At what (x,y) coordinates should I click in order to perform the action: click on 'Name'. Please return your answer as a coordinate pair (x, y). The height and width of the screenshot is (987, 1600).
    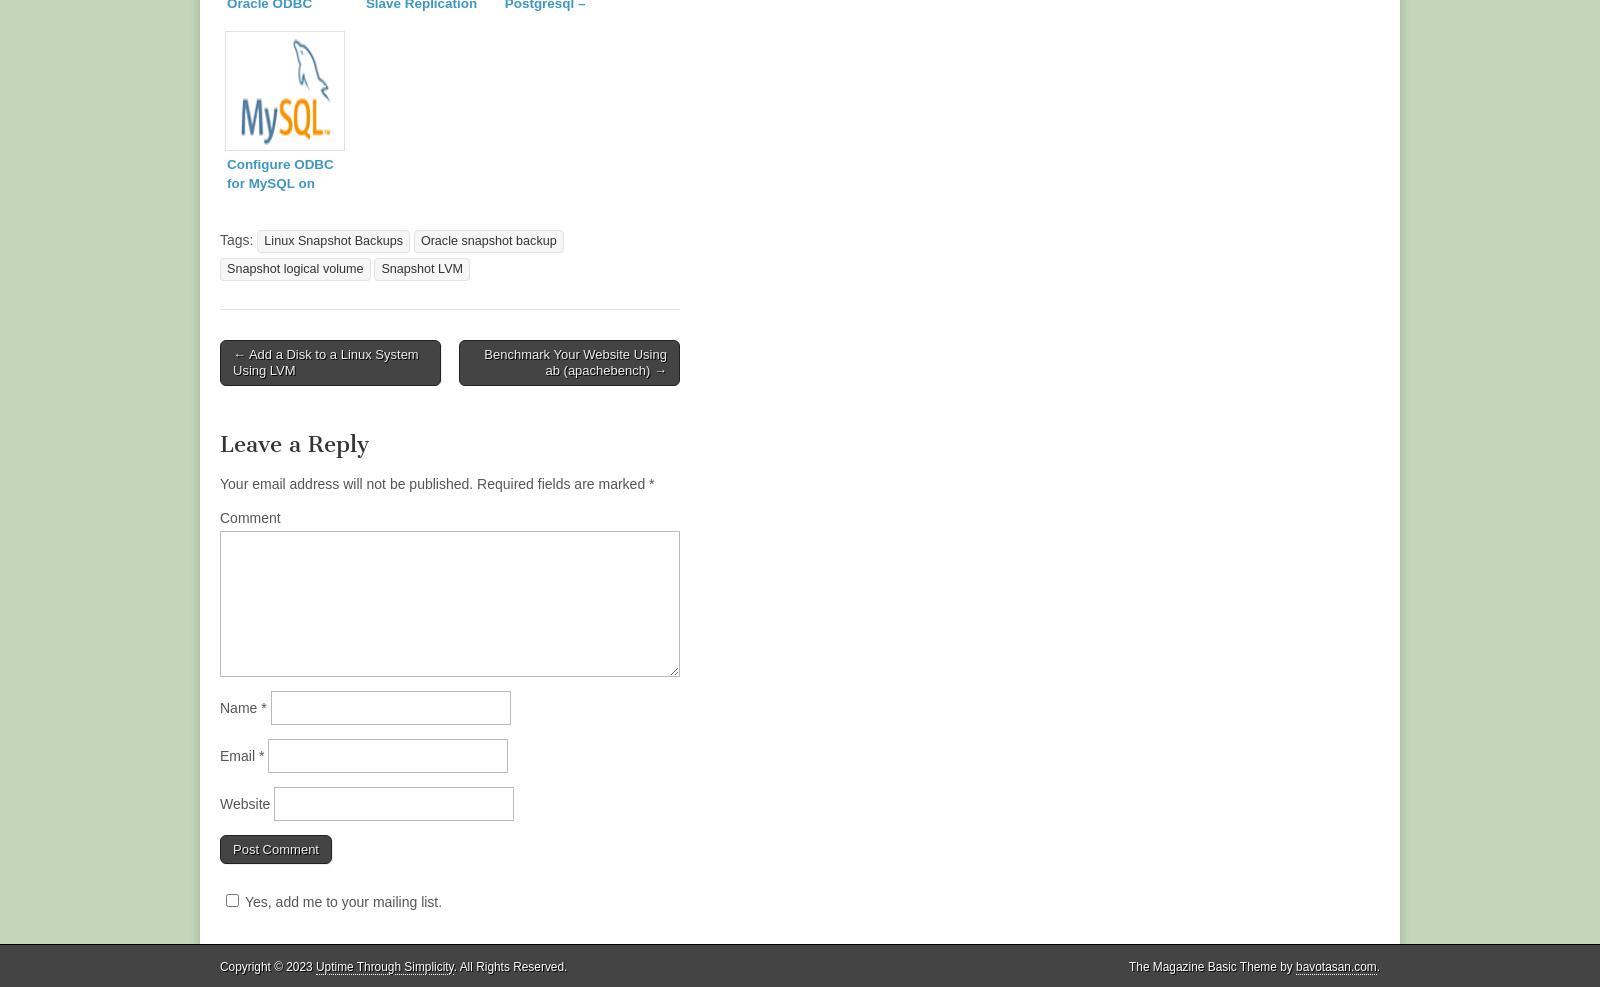
    Looking at the image, I should click on (240, 705).